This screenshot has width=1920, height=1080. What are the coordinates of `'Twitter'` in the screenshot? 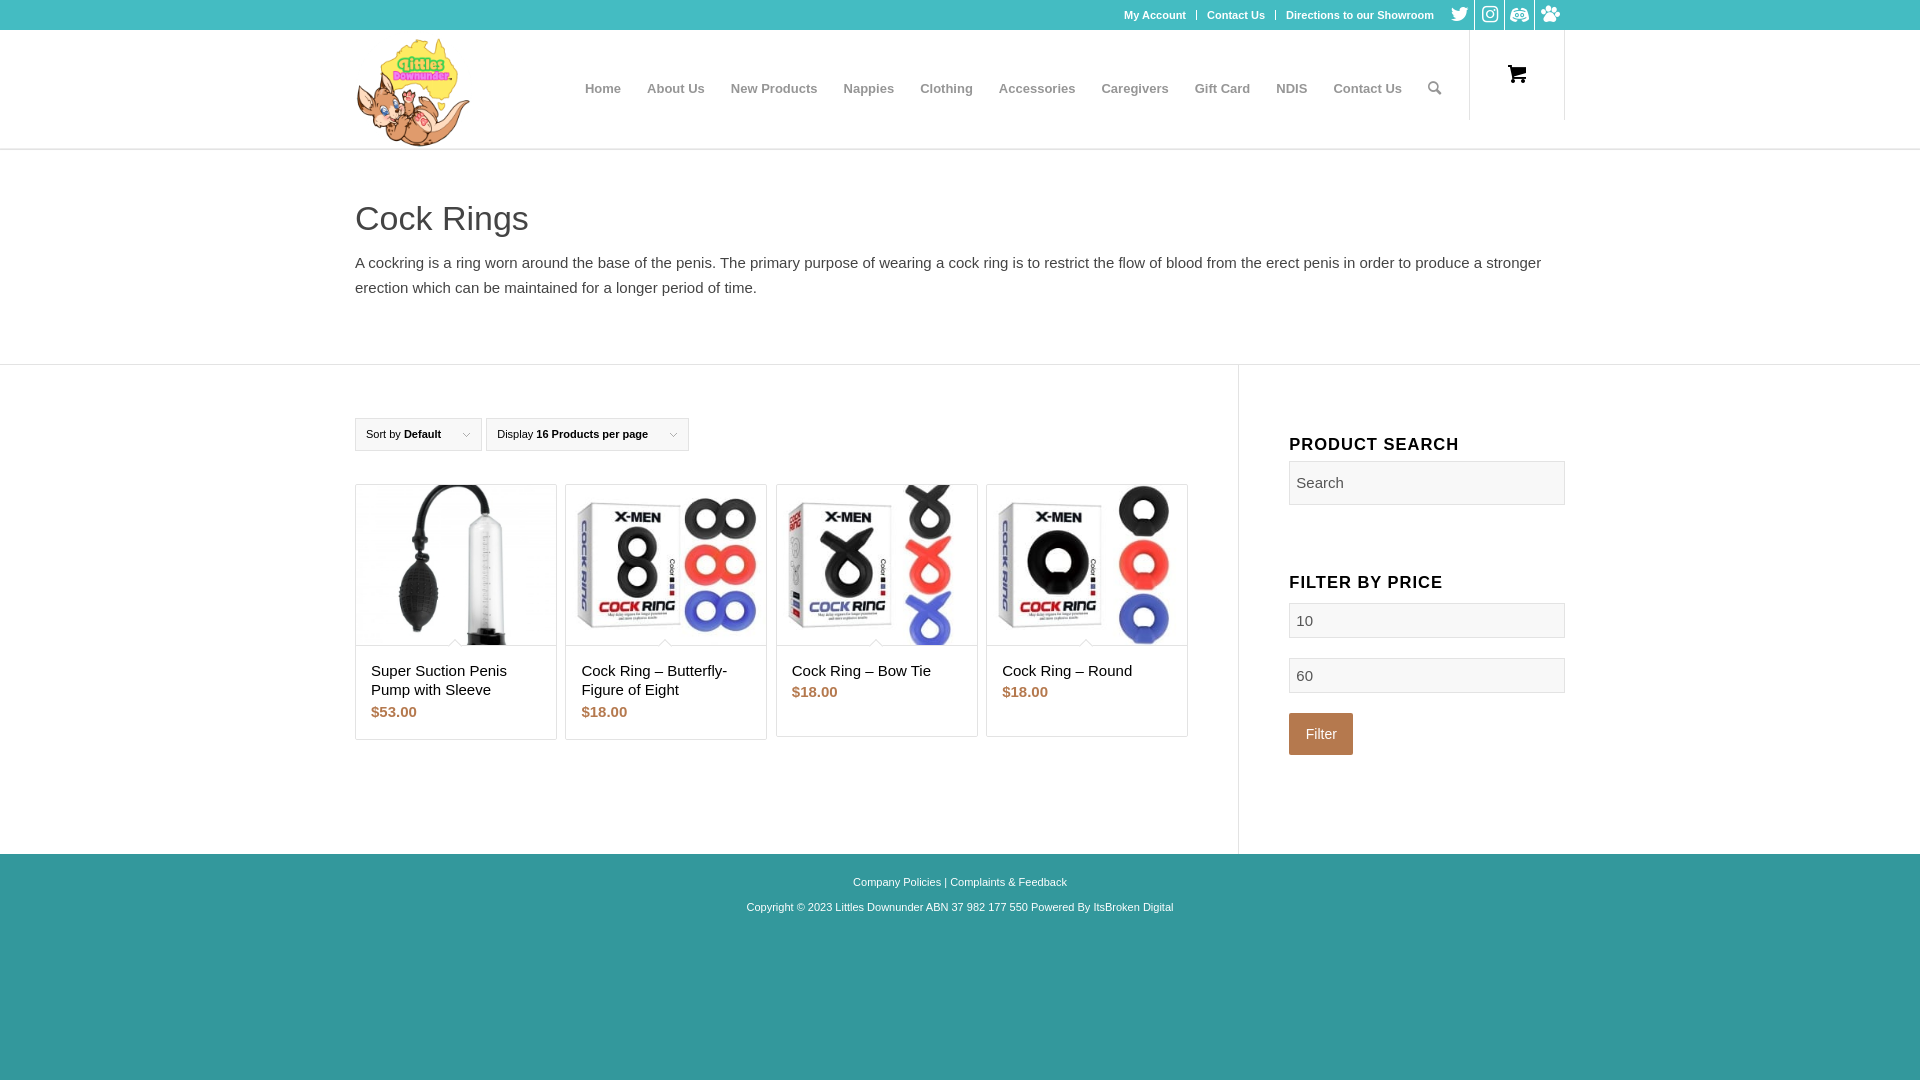 It's located at (1444, 15).